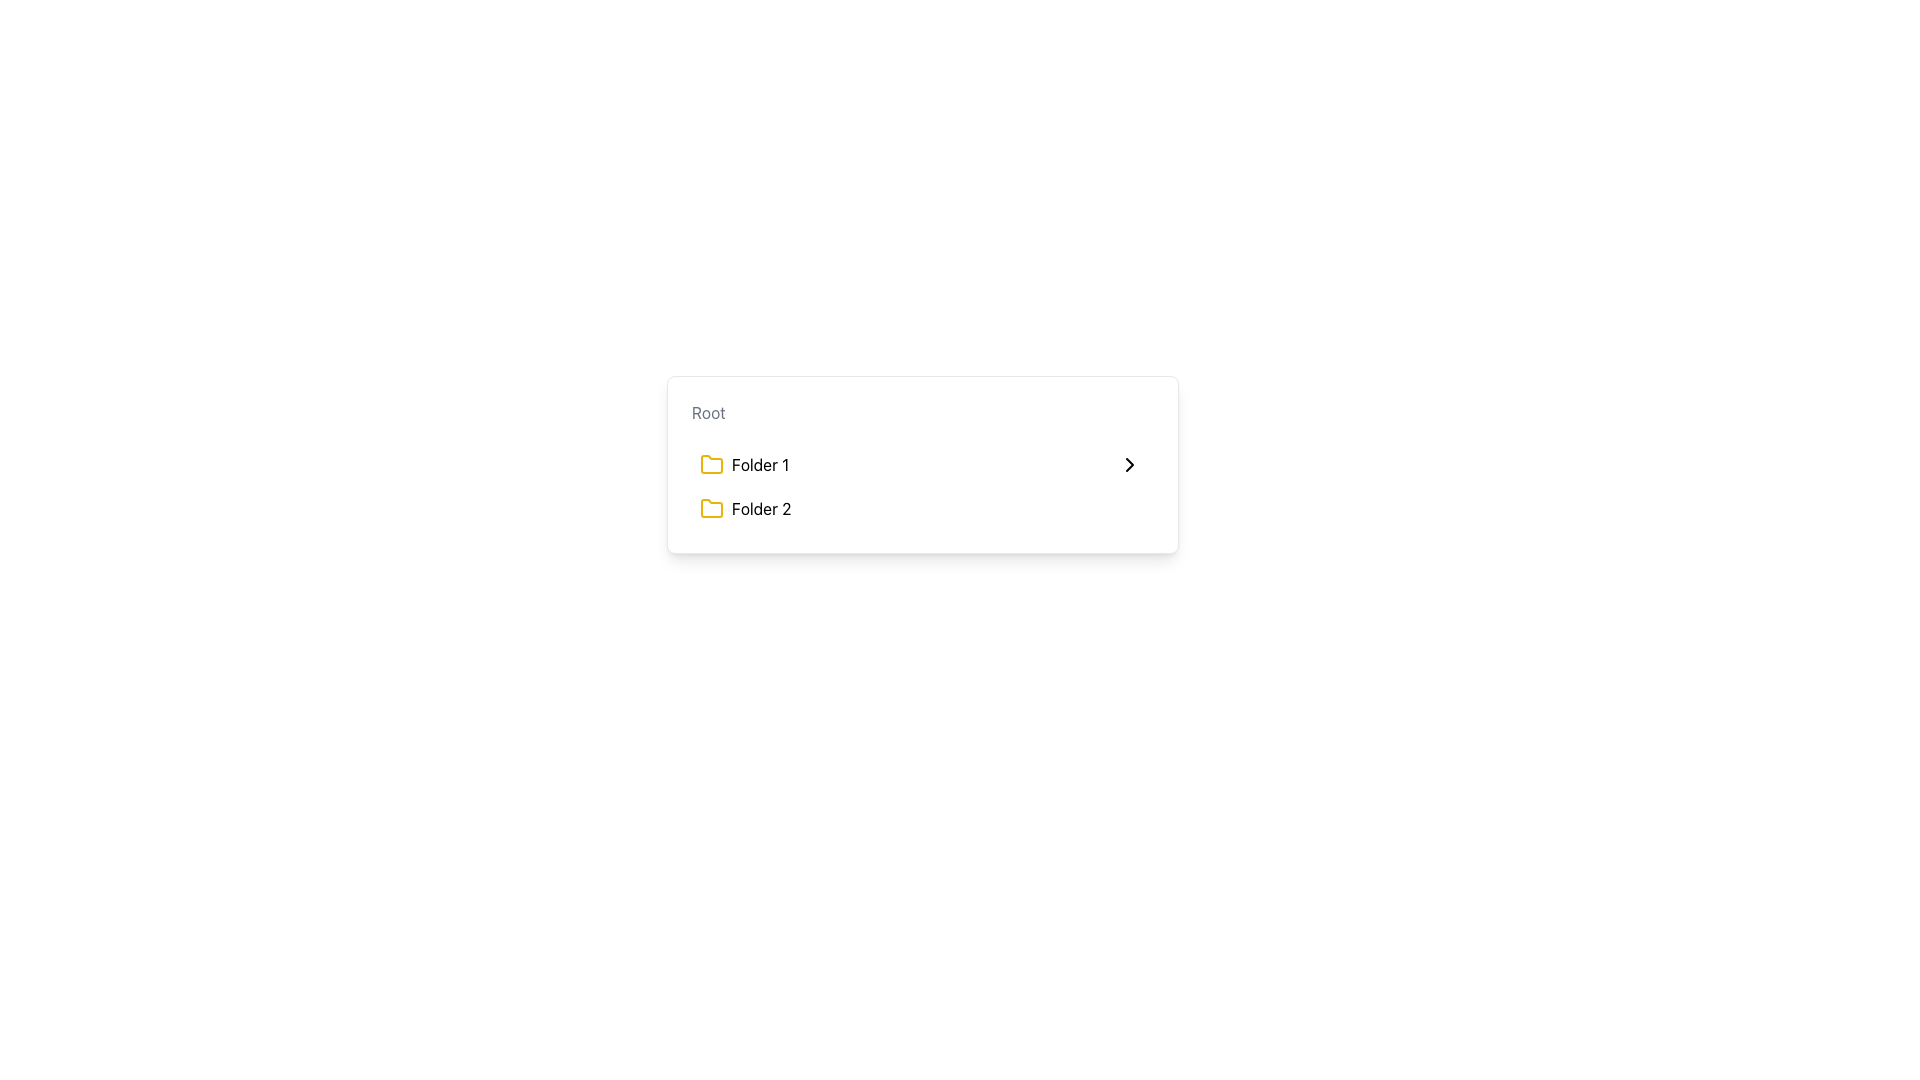 This screenshot has width=1920, height=1080. What do you see at coordinates (759, 465) in the screenshot?
I see `on the text label that represents the folder's name, located` at bounding box center [759, 465].